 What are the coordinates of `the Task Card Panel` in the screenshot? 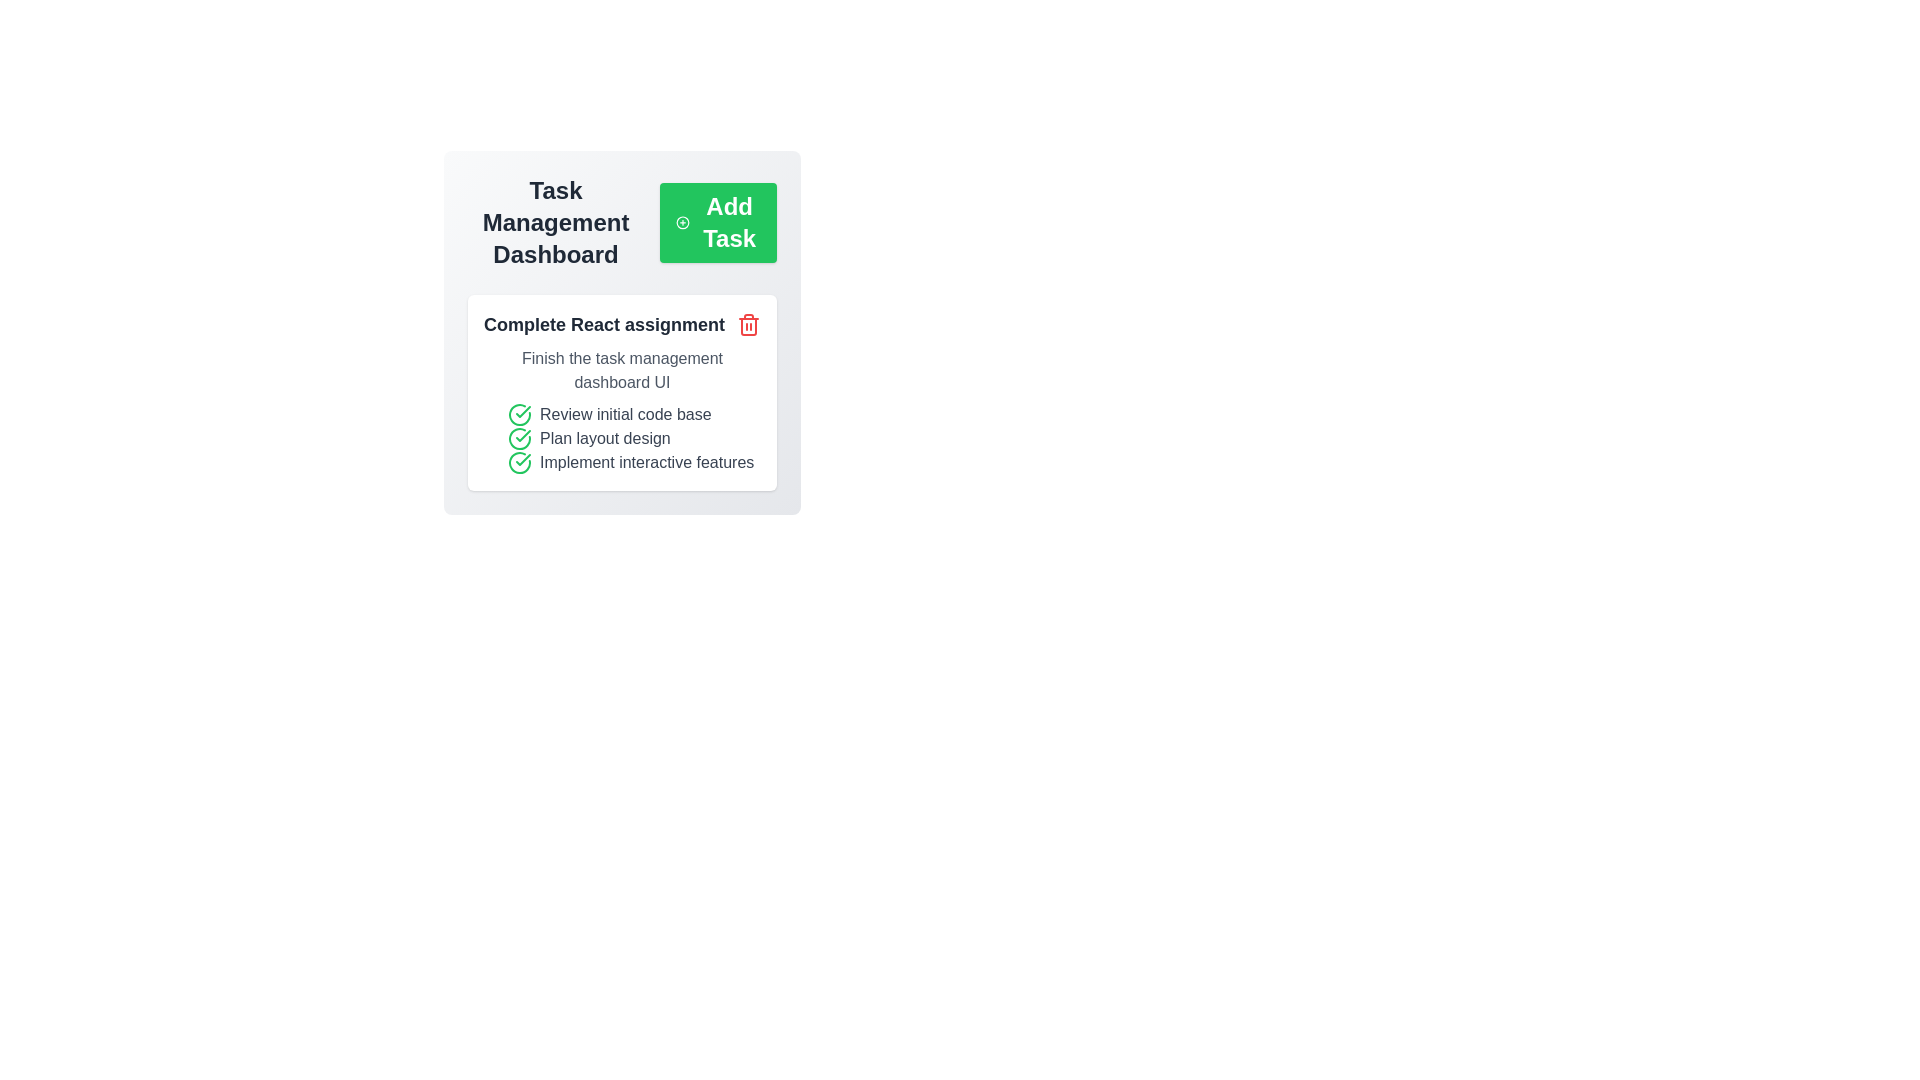 It's located at (621, 331).